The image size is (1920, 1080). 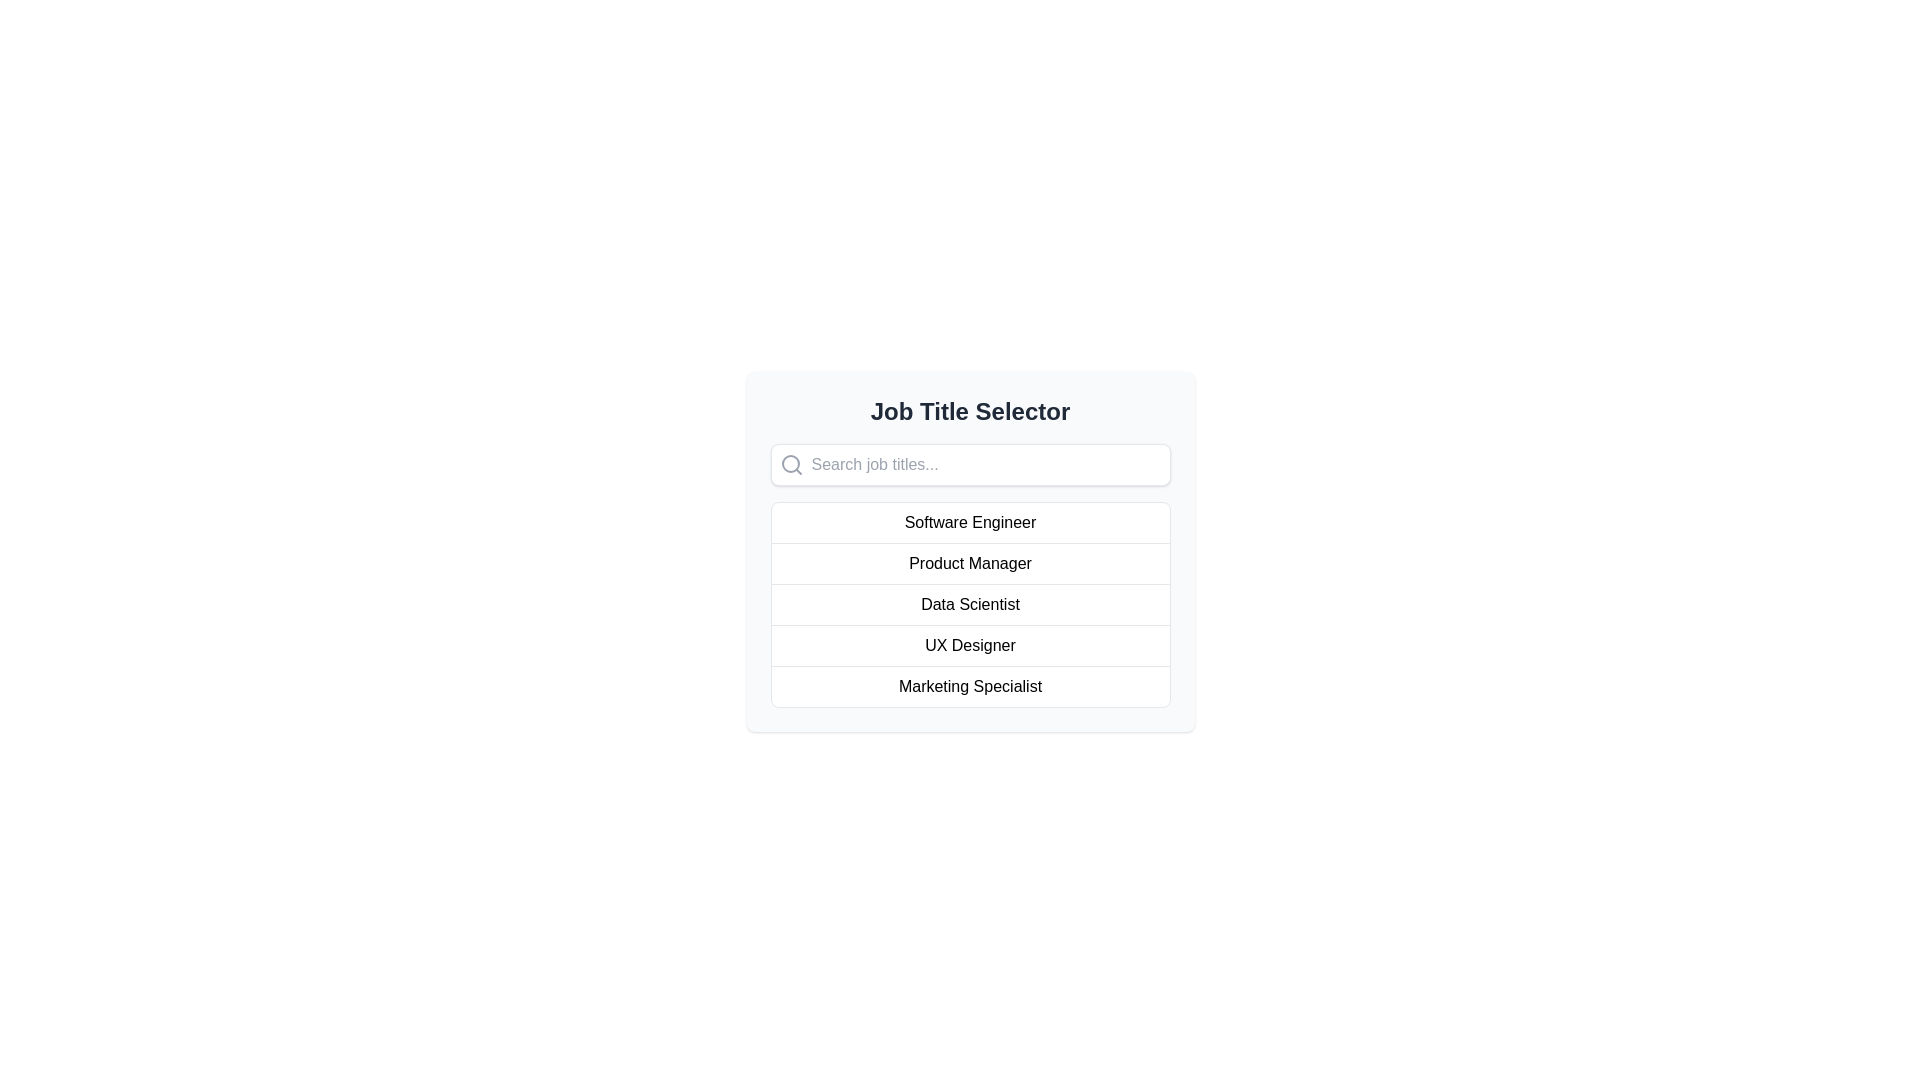 I want to click on the 'Marketing Specialist' option in the job title list, so click(x=970, y=685).